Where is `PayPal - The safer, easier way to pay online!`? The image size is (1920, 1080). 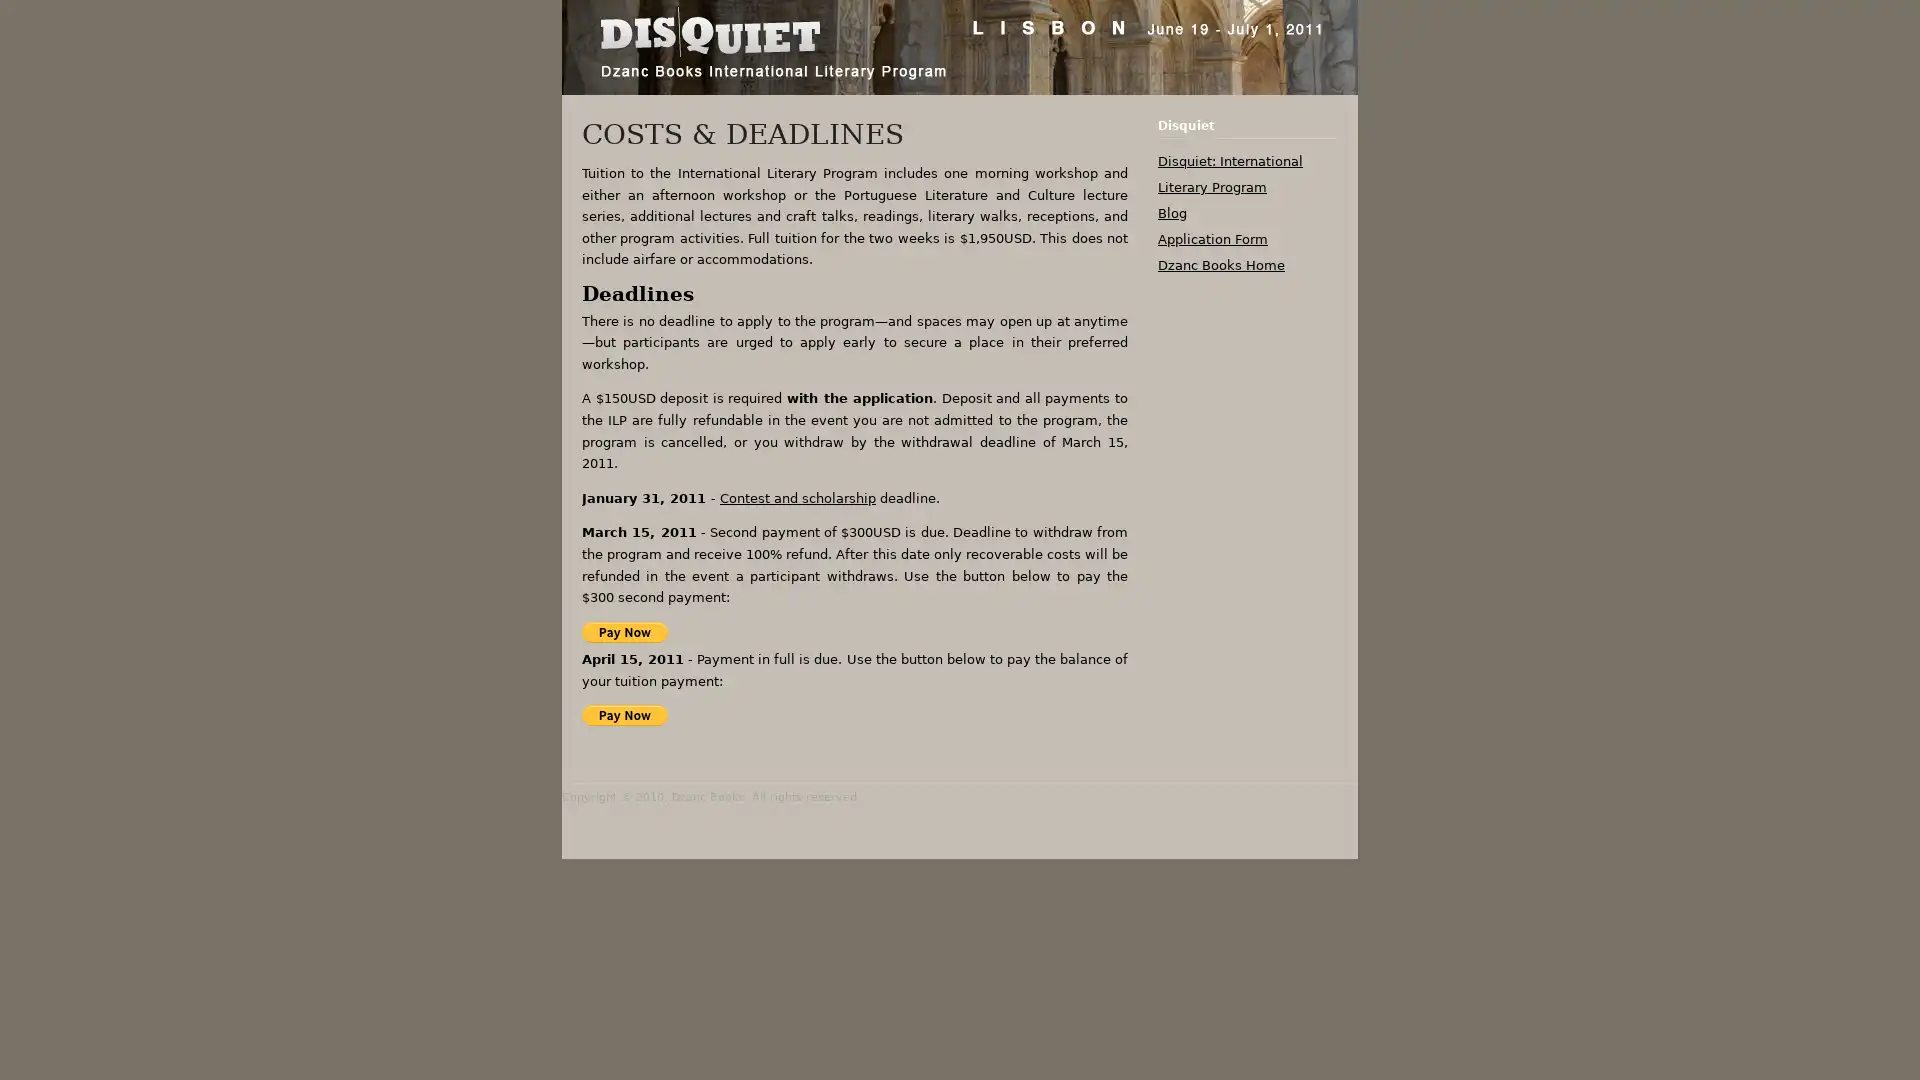
PayPal - The safer, easier way to pay online! is located at coordinates (623, 714).